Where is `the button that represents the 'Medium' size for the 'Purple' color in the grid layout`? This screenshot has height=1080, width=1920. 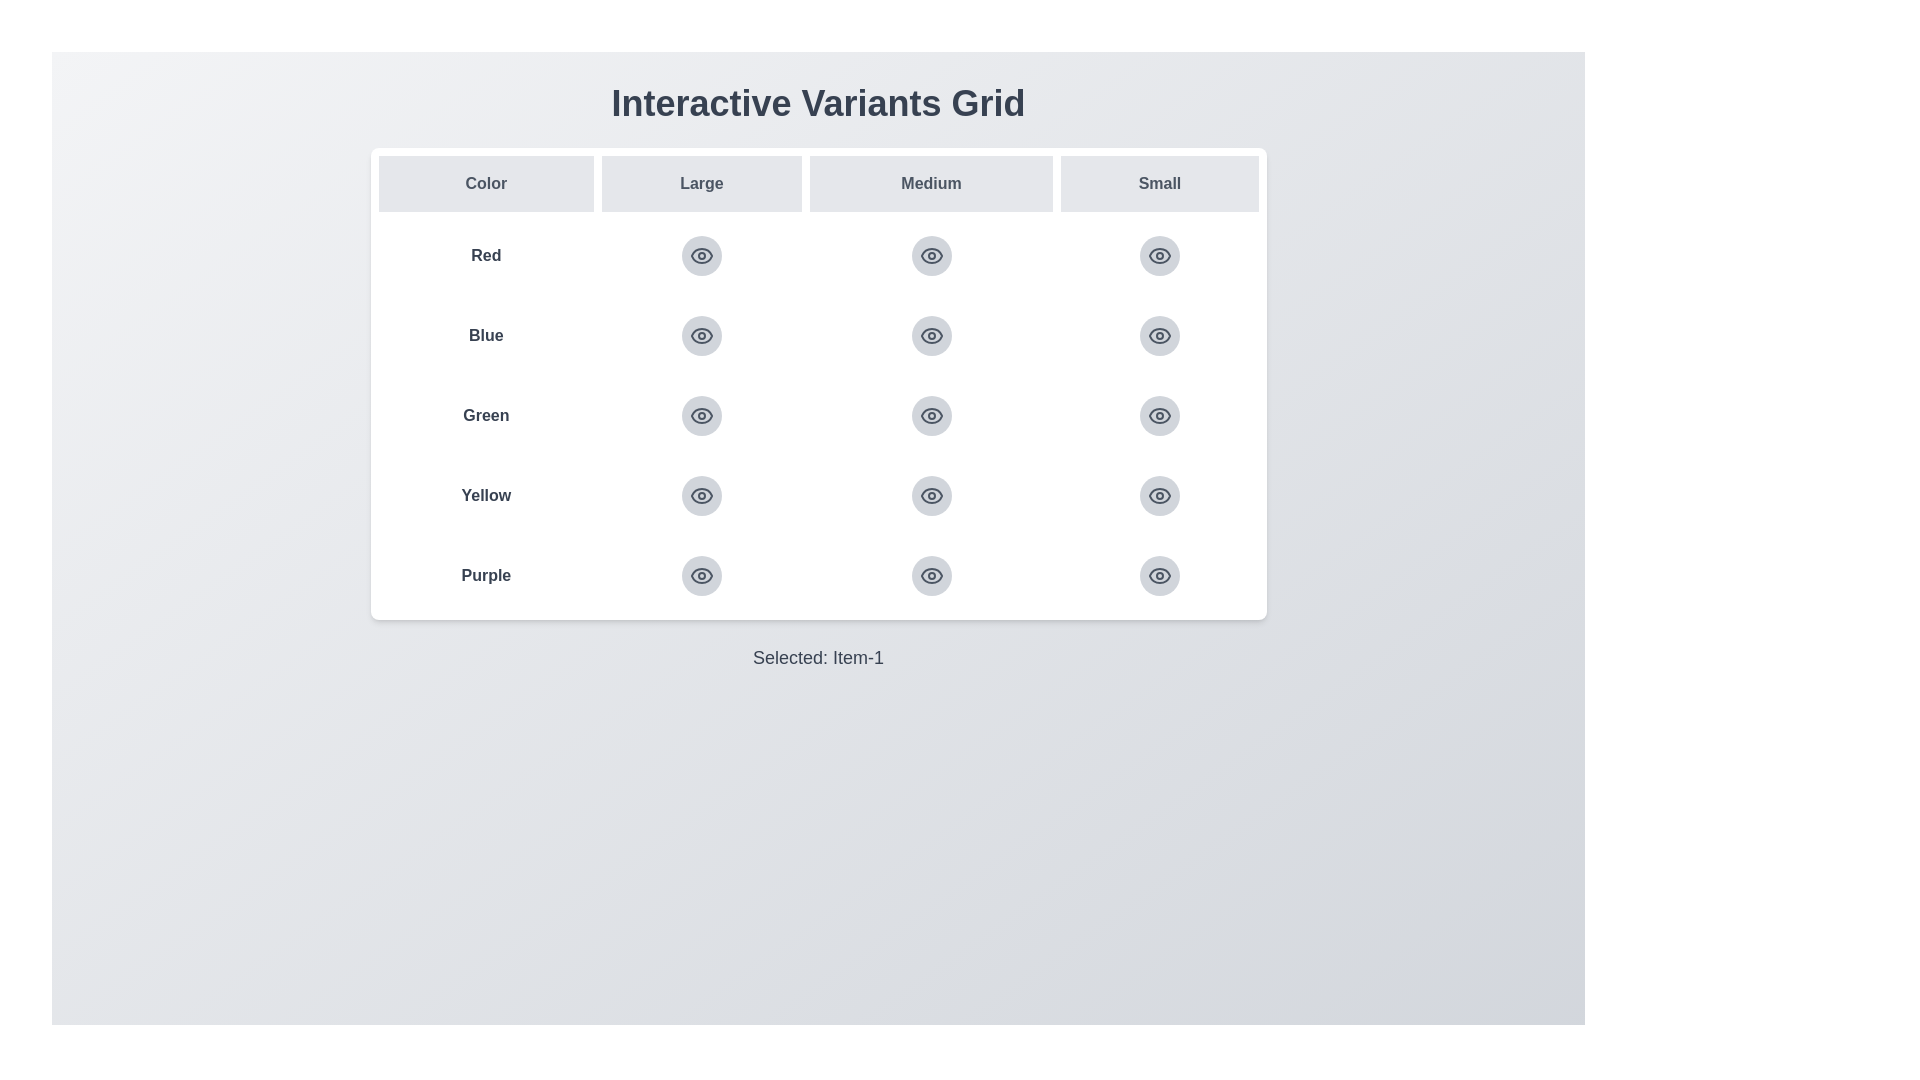
the button that represents the 'Medium' size for the 'Purple' color in the grid layout is located at coordinates (930, 575).